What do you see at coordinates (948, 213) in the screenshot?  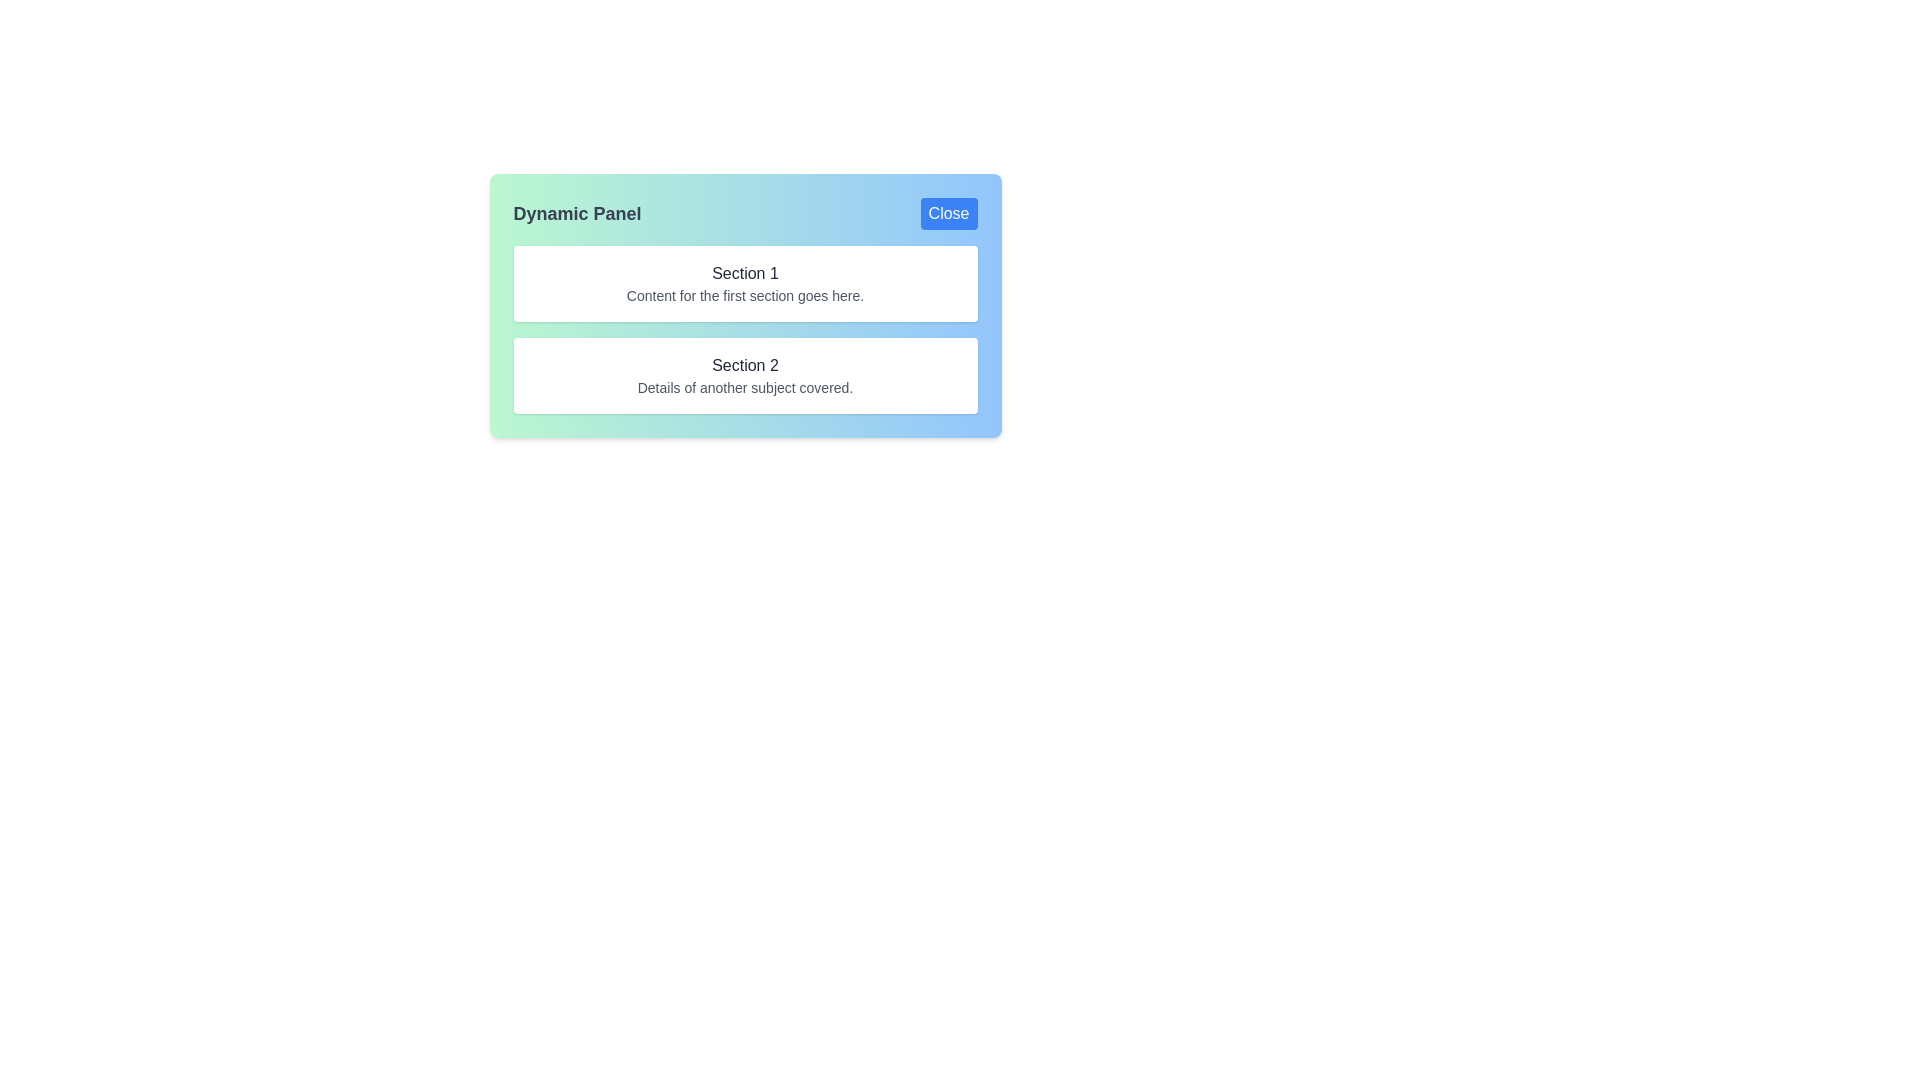 I see `the close button located in the top-right corner of the 'Dynamic Panel'` at bounding box center [948, 213].